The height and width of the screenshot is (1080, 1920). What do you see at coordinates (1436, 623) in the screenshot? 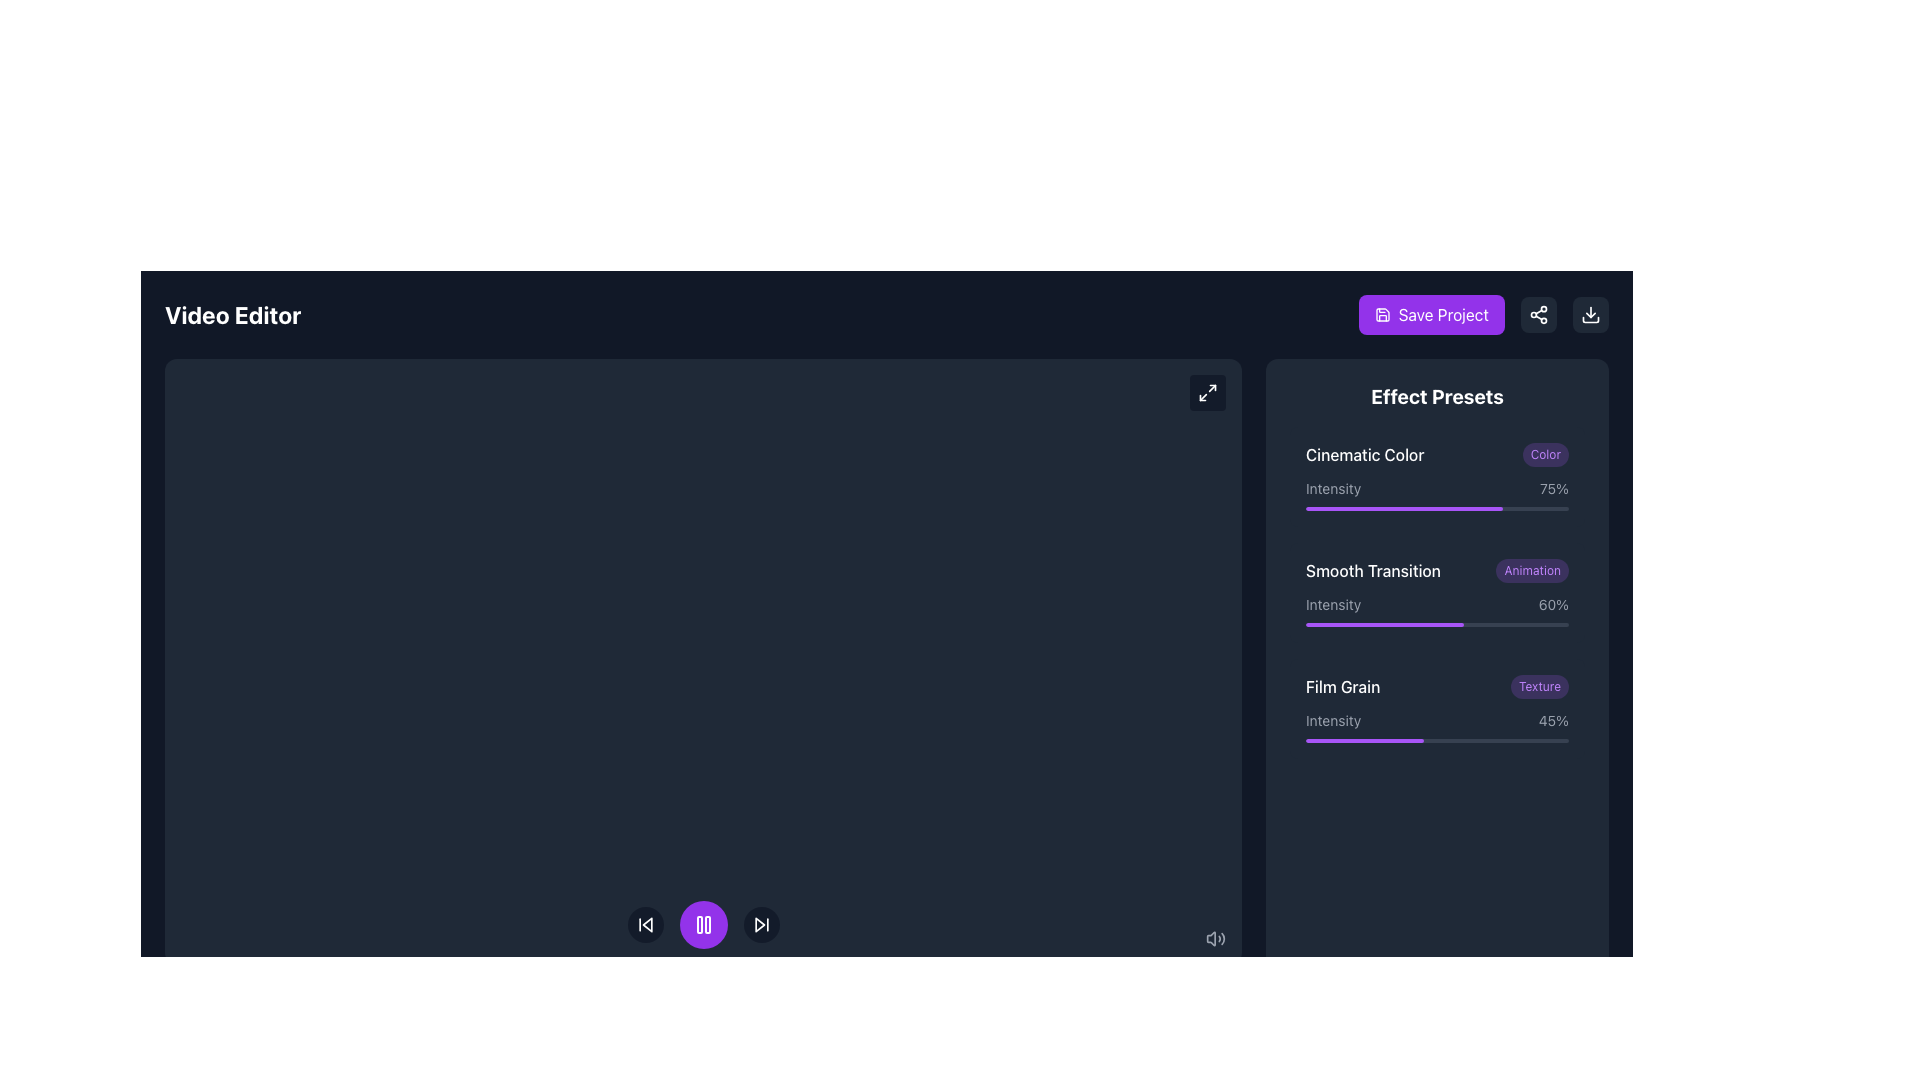
I see `the Progress Bar that visually represents the intensity level of the 'Smooth Transition Intensity' preset, located below the label with a percentage value of '60%'` at bounding box center [1436, 623].